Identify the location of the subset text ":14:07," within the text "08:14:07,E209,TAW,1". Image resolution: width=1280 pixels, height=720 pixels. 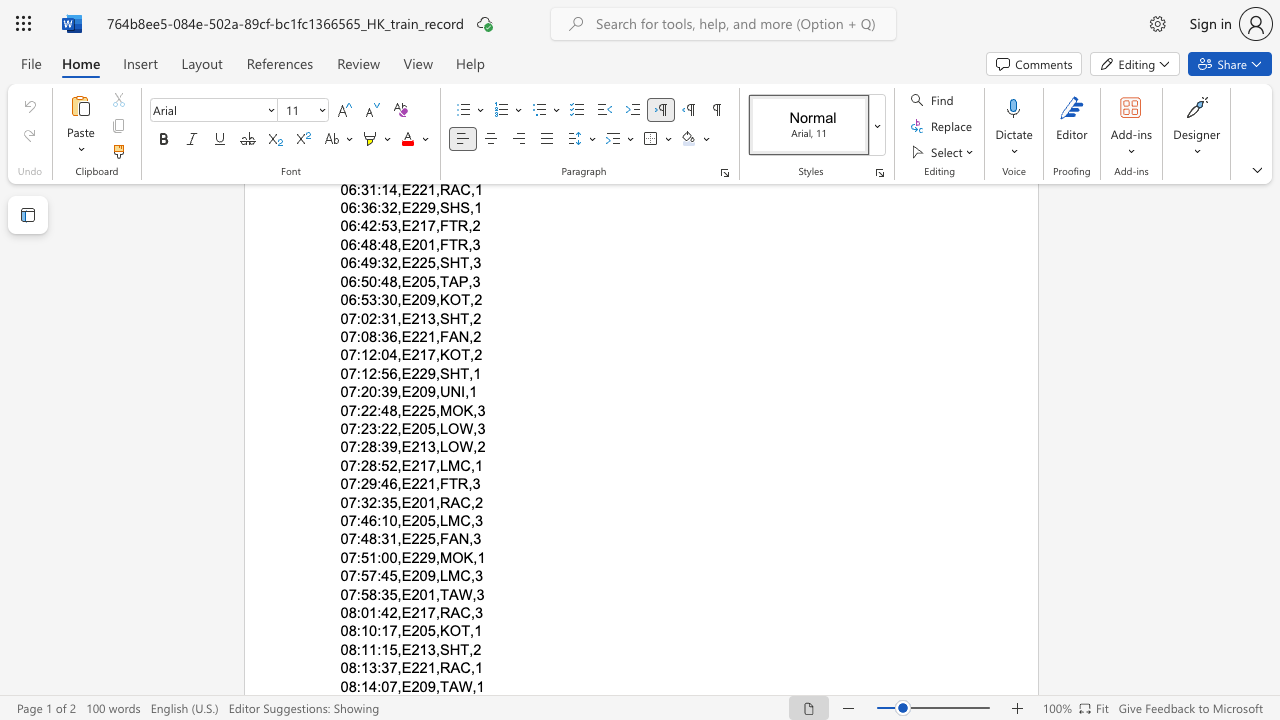
(356, 685).